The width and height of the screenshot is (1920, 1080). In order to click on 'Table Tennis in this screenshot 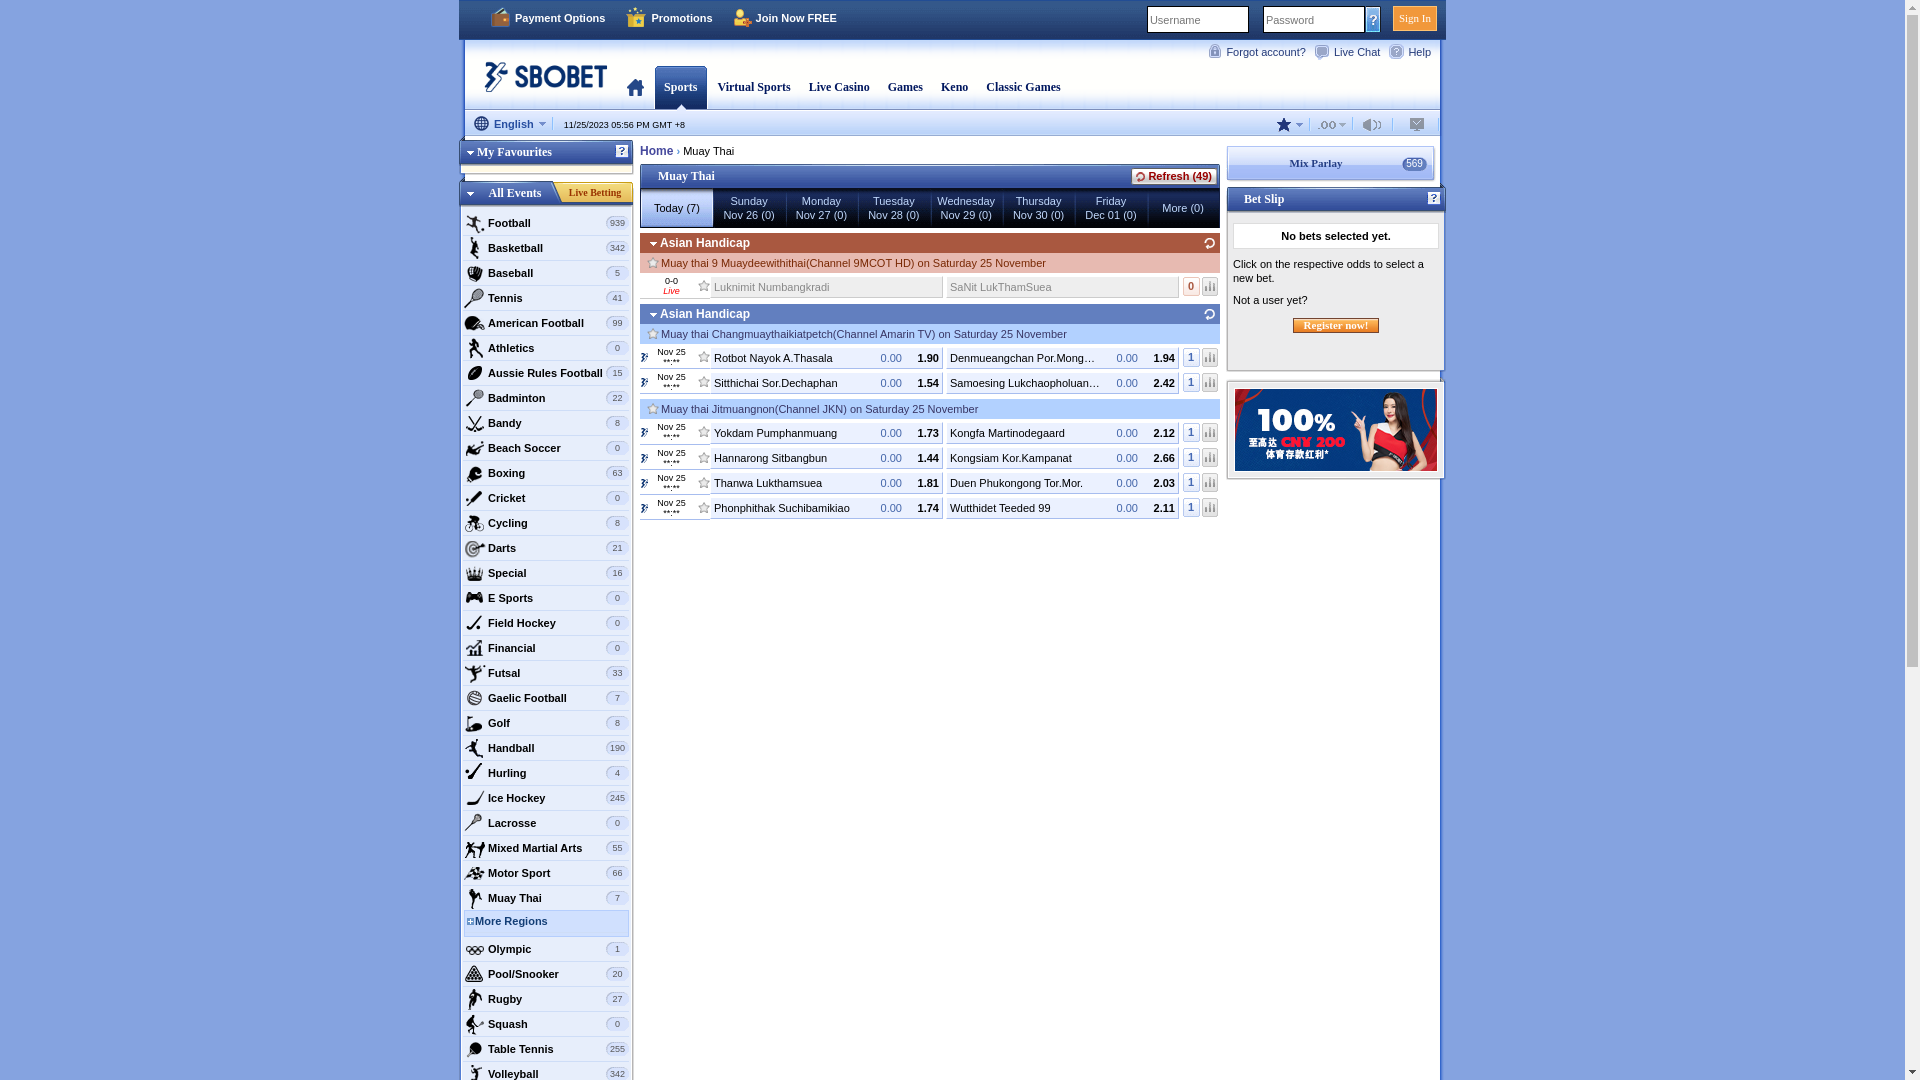, I will do `click(546, 1048)`.